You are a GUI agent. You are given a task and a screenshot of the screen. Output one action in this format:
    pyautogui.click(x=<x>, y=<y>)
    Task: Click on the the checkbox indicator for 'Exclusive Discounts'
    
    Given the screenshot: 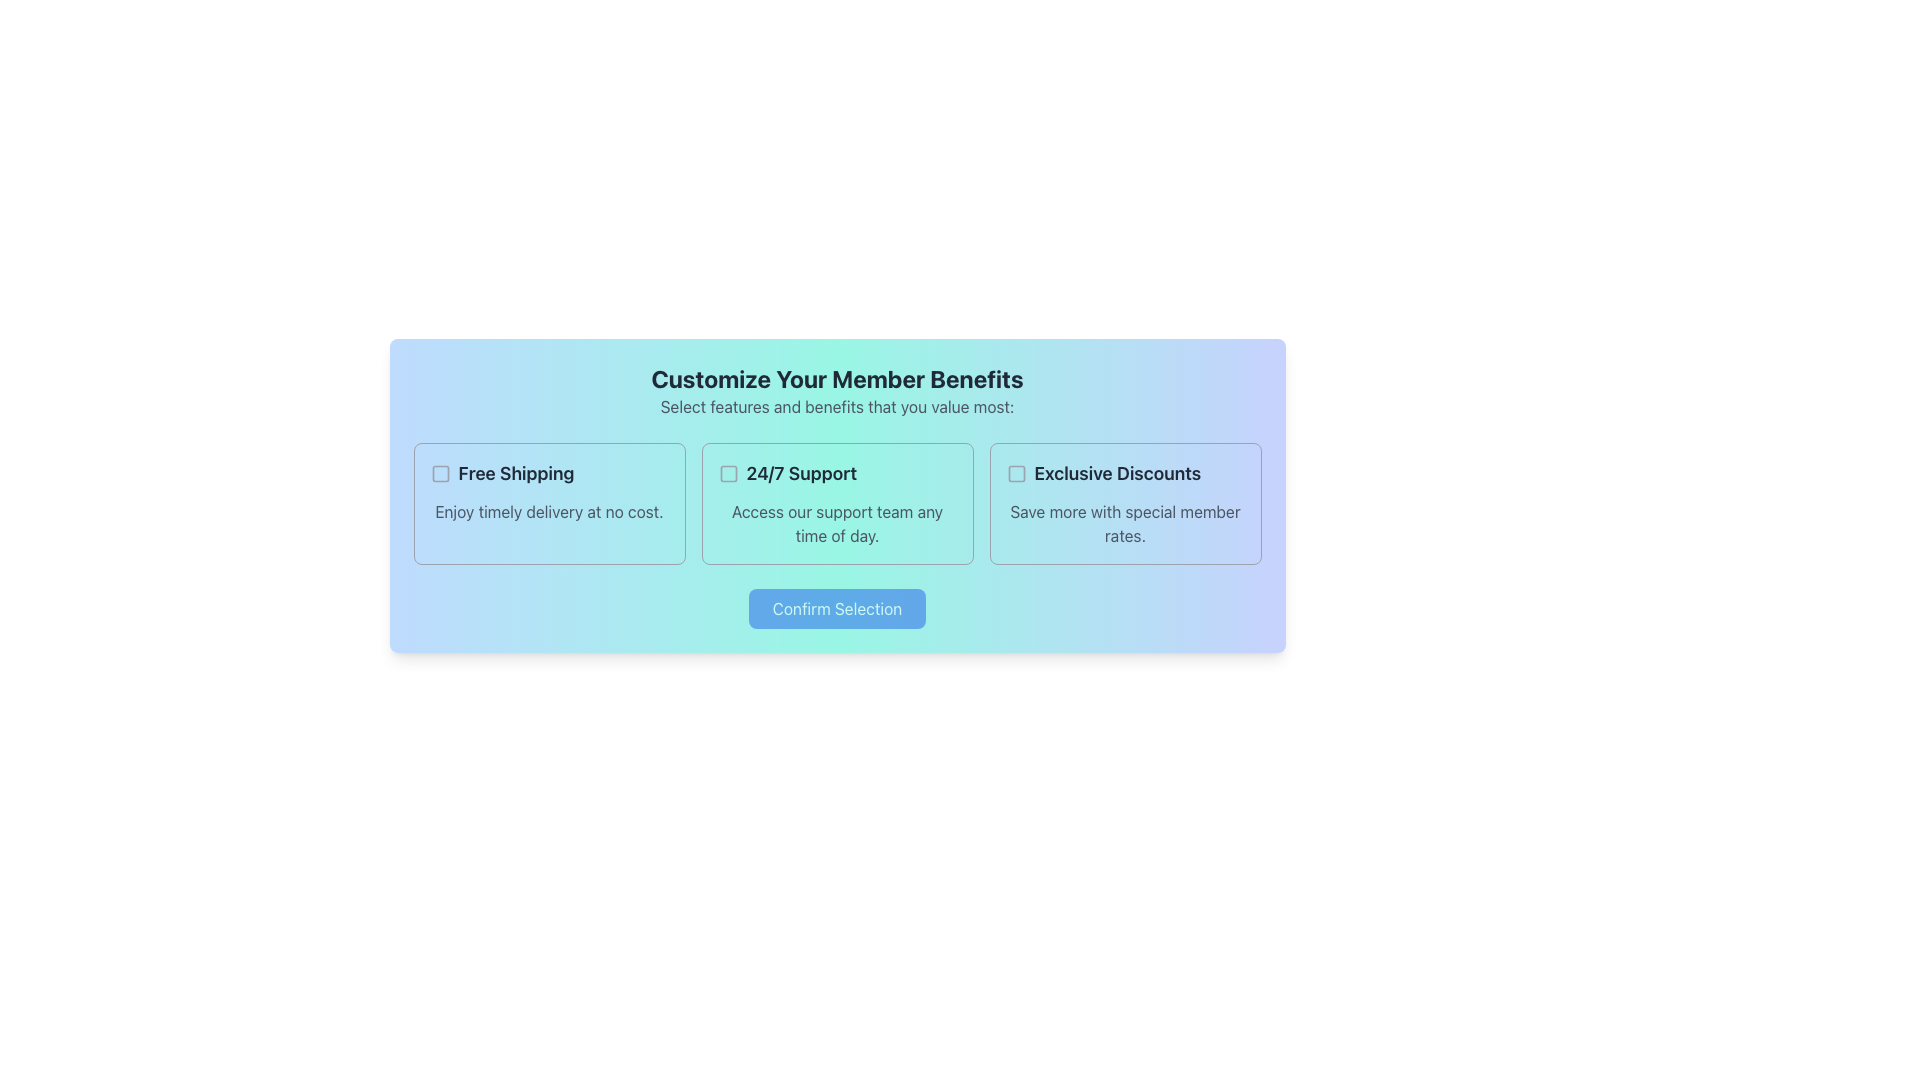 What is the action you would take?
    pyautogui.click(x=1016, y=474)
    